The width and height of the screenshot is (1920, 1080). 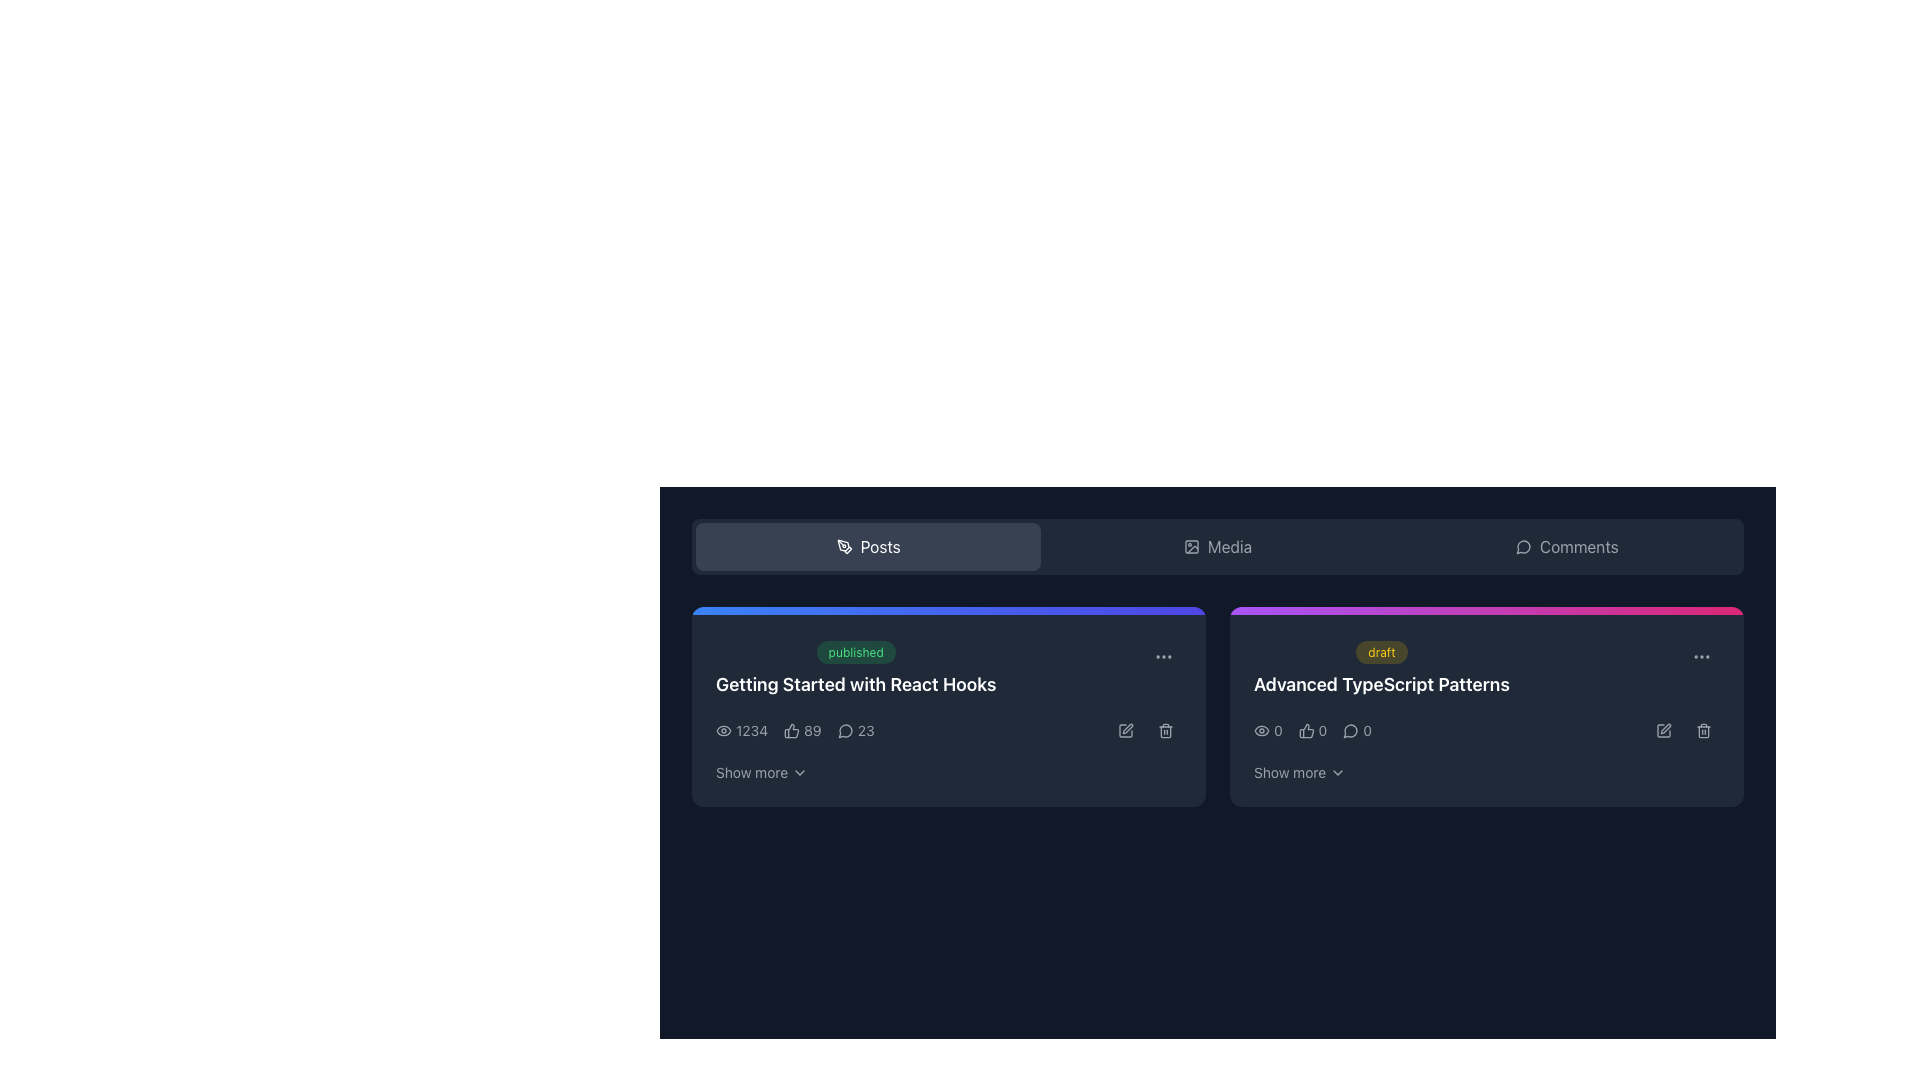 I want to click on the second content card in the management dashboard, which includes interactive controls for managing posts, so click(x=1487, y=705).